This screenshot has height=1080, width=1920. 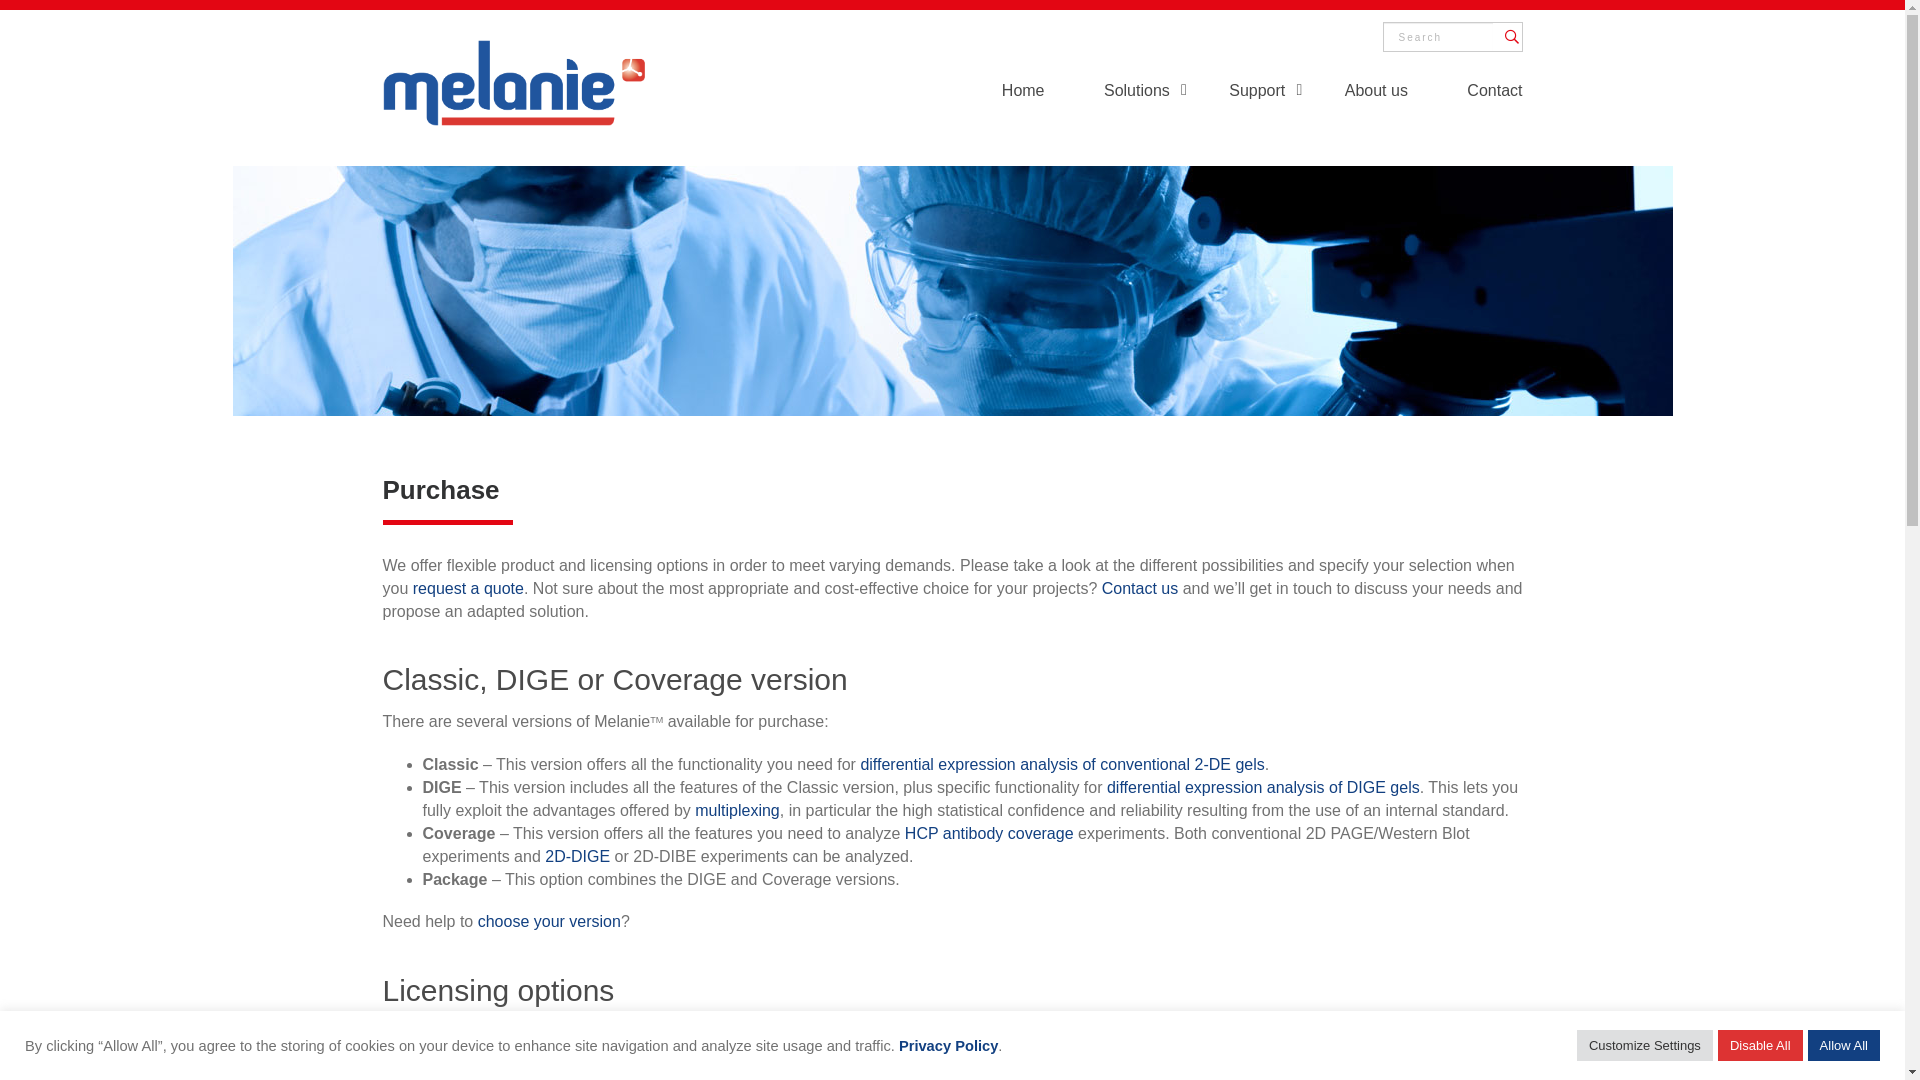 What do you see at coordinates (467, 587) in the screenshot?
I see `'request a quote'` at bounding box center [467, 587].